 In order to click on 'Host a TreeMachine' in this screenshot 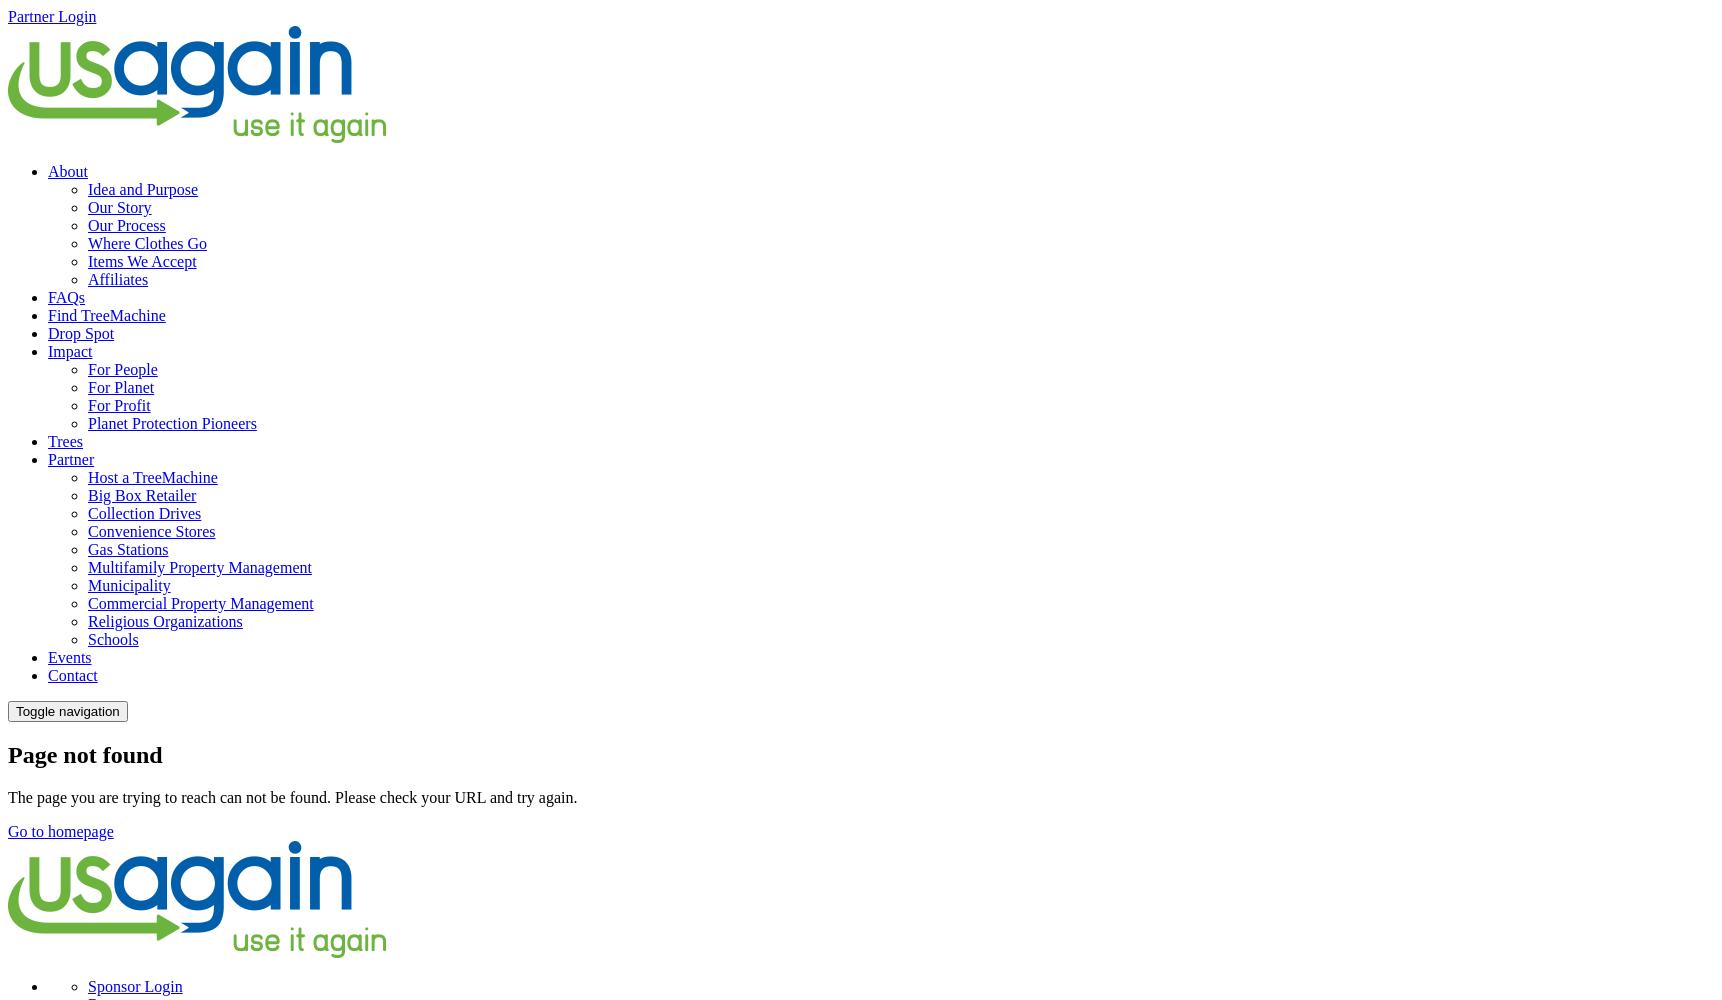, I will do `click(152, 476)`.